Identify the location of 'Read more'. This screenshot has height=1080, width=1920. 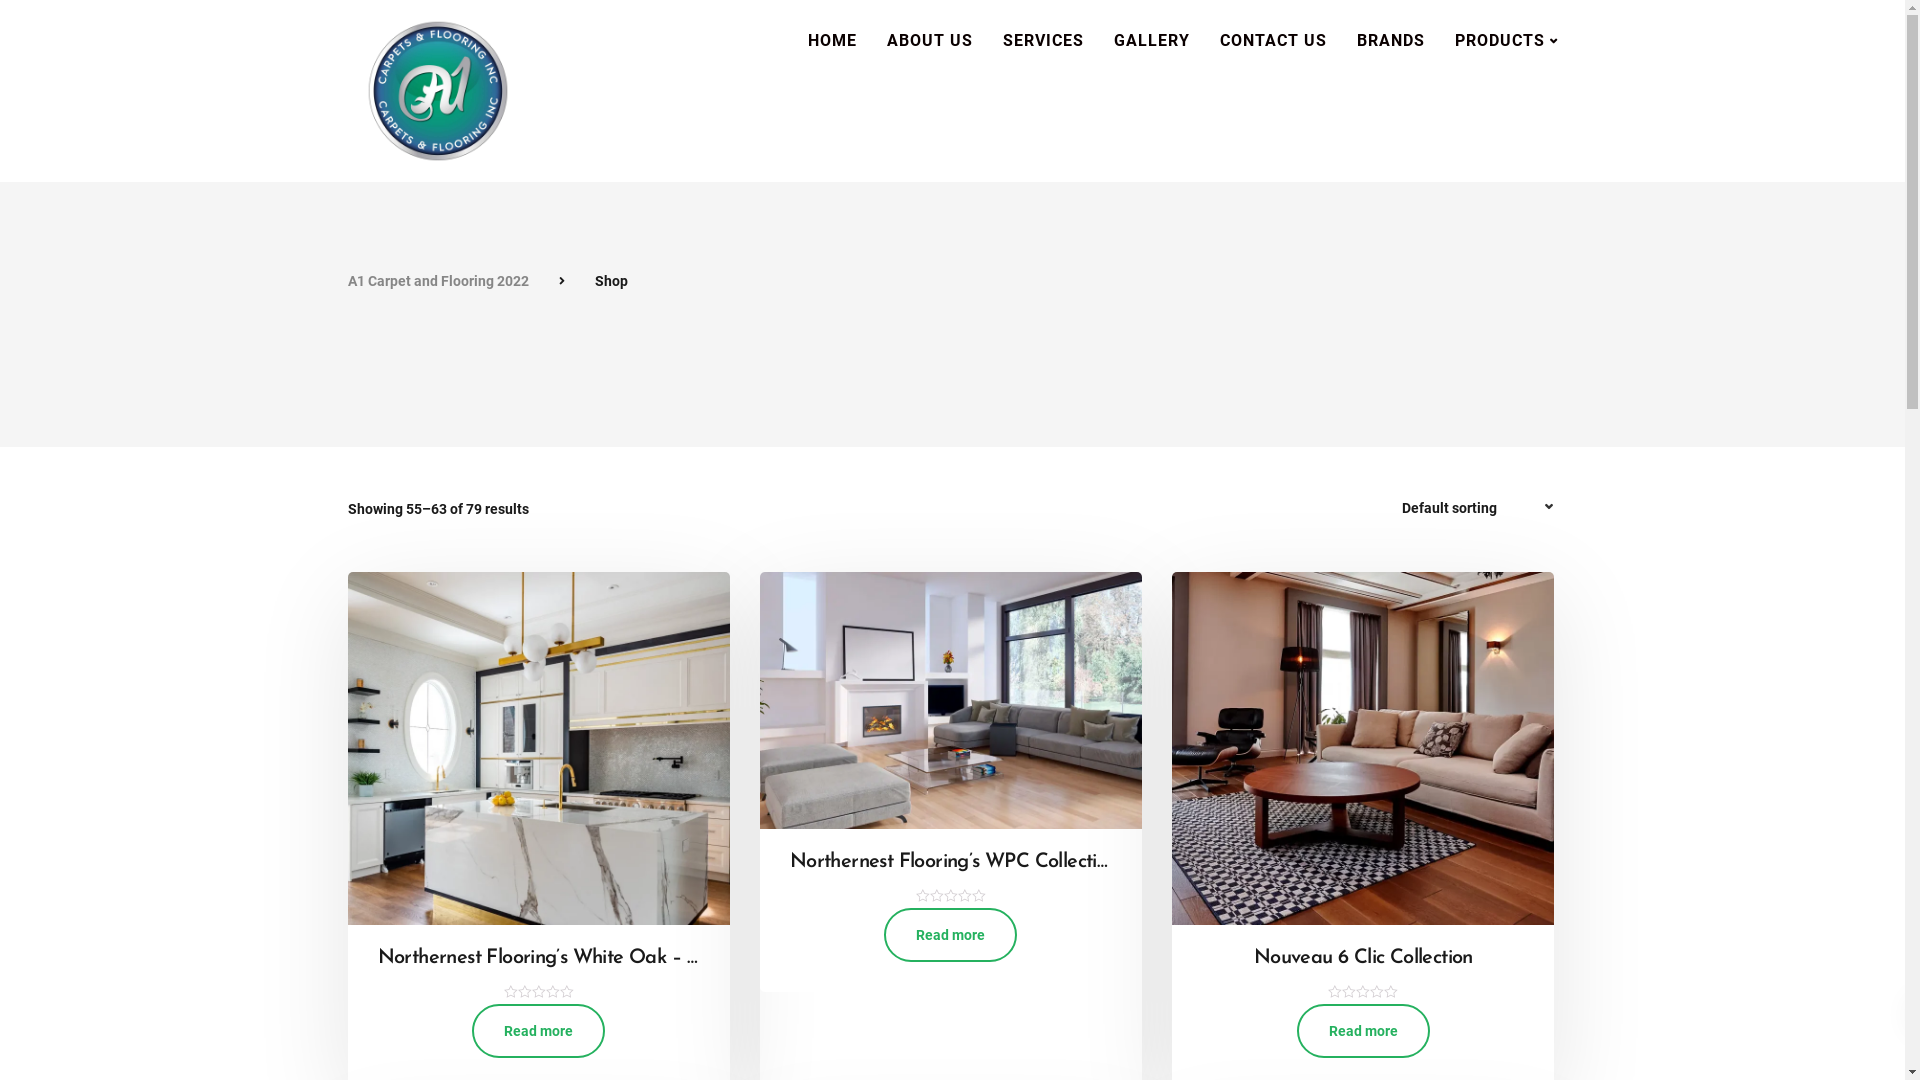
(949, 934).